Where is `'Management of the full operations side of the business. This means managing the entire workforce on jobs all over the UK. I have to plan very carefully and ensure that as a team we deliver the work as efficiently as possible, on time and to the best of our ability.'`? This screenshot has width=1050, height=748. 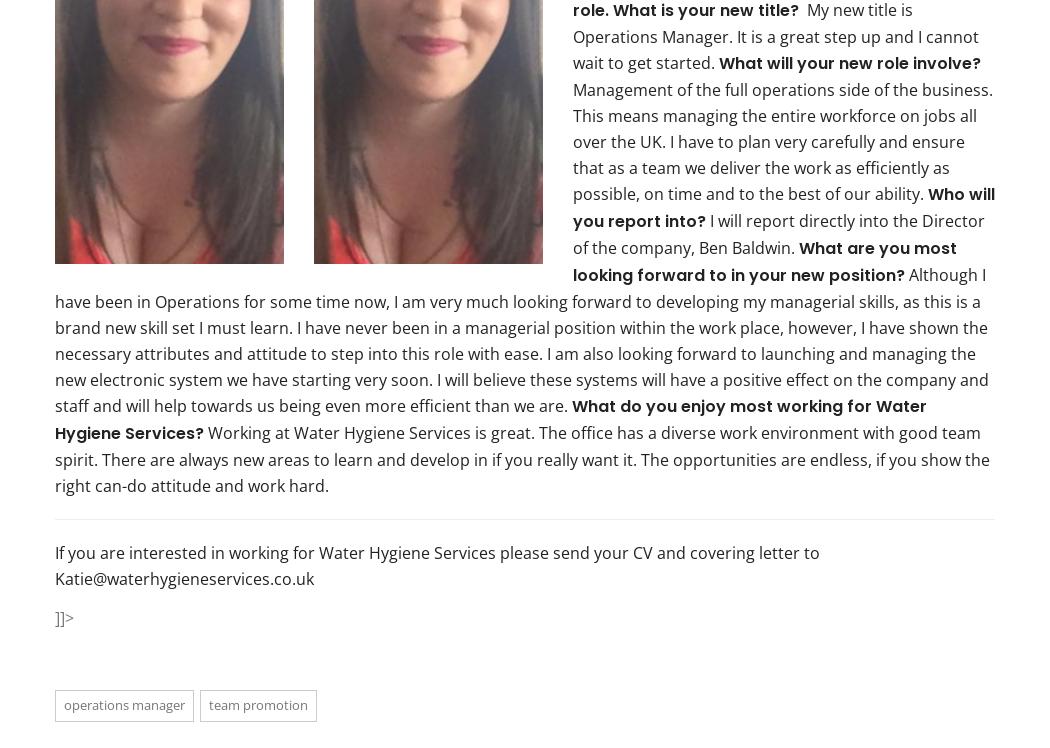 'Management of the full operations side of the business. This means managing the entire workforce on jobs all over the UK. I have to plan very carefully and ensure that as a team we deliver the work as efficiently as possible, on time and to the best of our ability.' is located at coordinates (782, 140).